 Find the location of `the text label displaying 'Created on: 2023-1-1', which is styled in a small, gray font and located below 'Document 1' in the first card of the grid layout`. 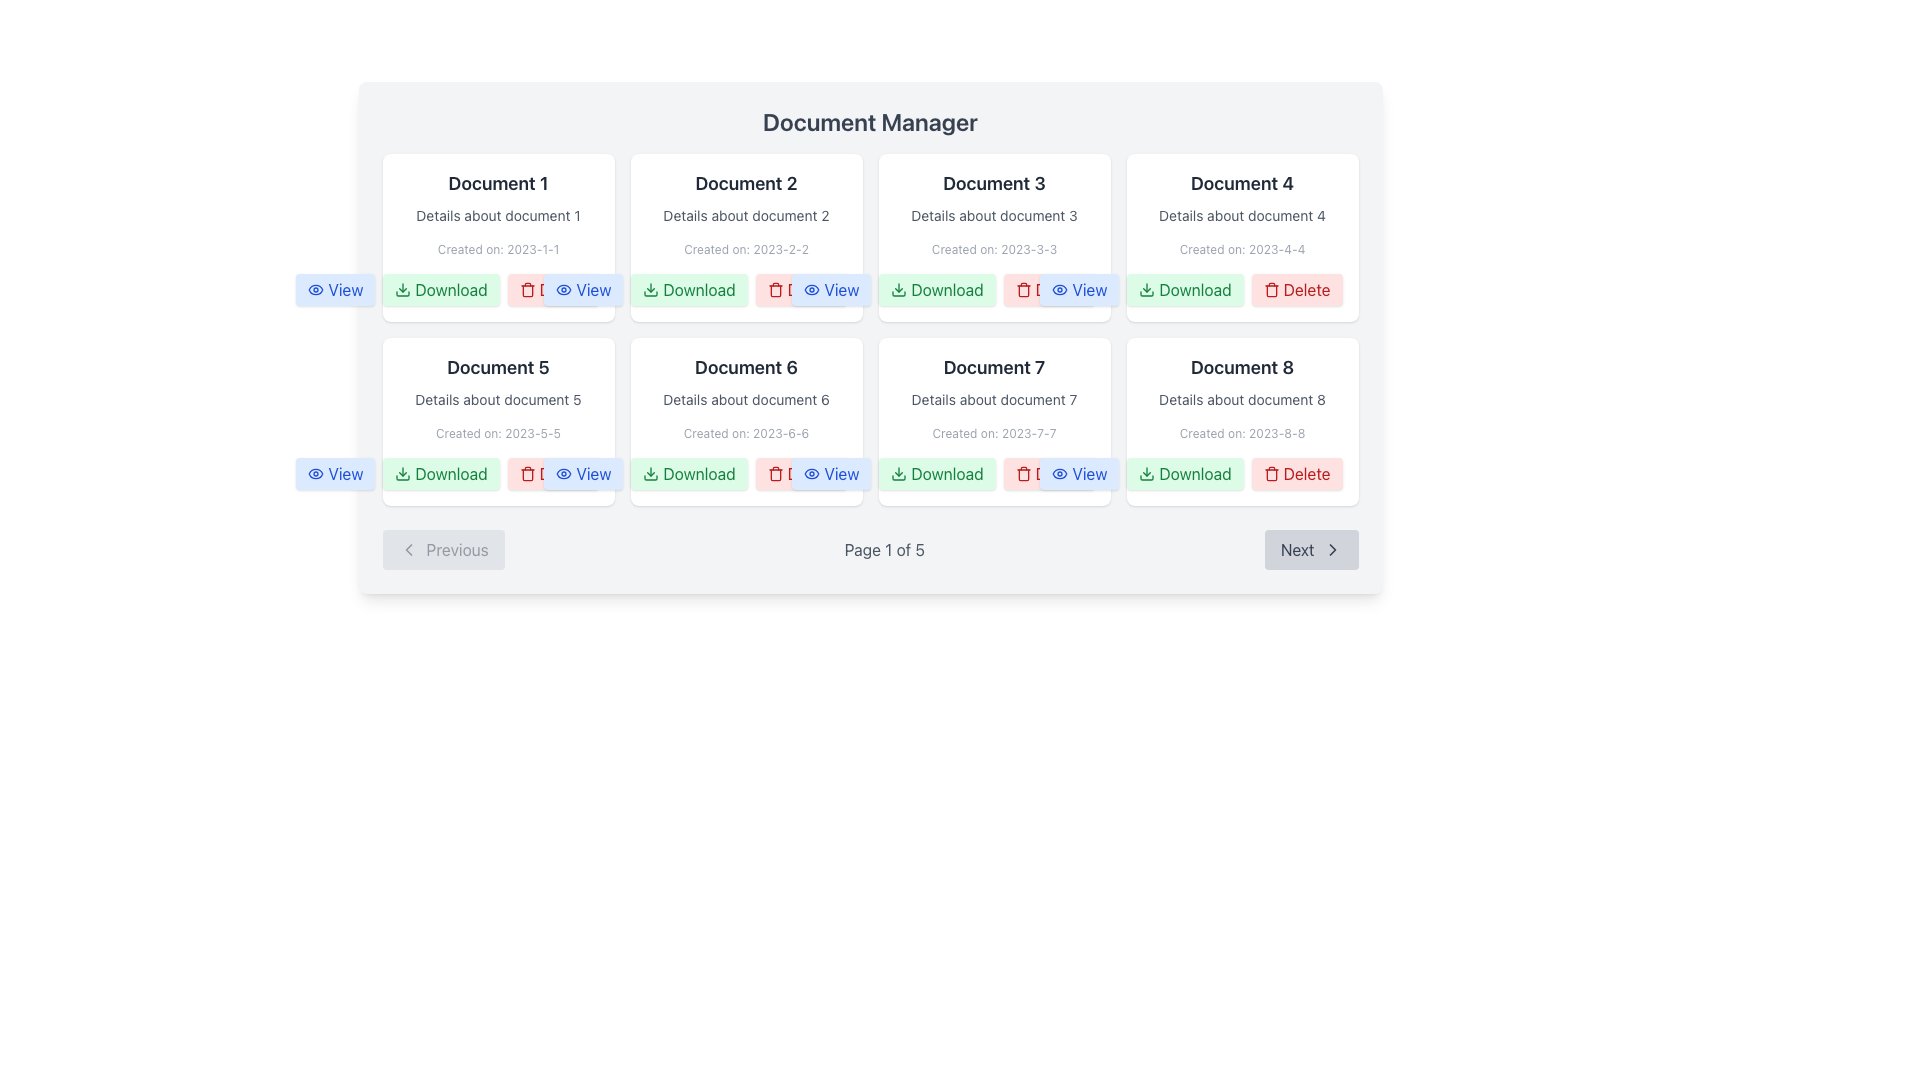

the text label displaying 'Created on: 2023-1-1', which is styled in a small, gray font and located below 'Document 1' in the first card of the grid layout is located at coordinates (498, 249).